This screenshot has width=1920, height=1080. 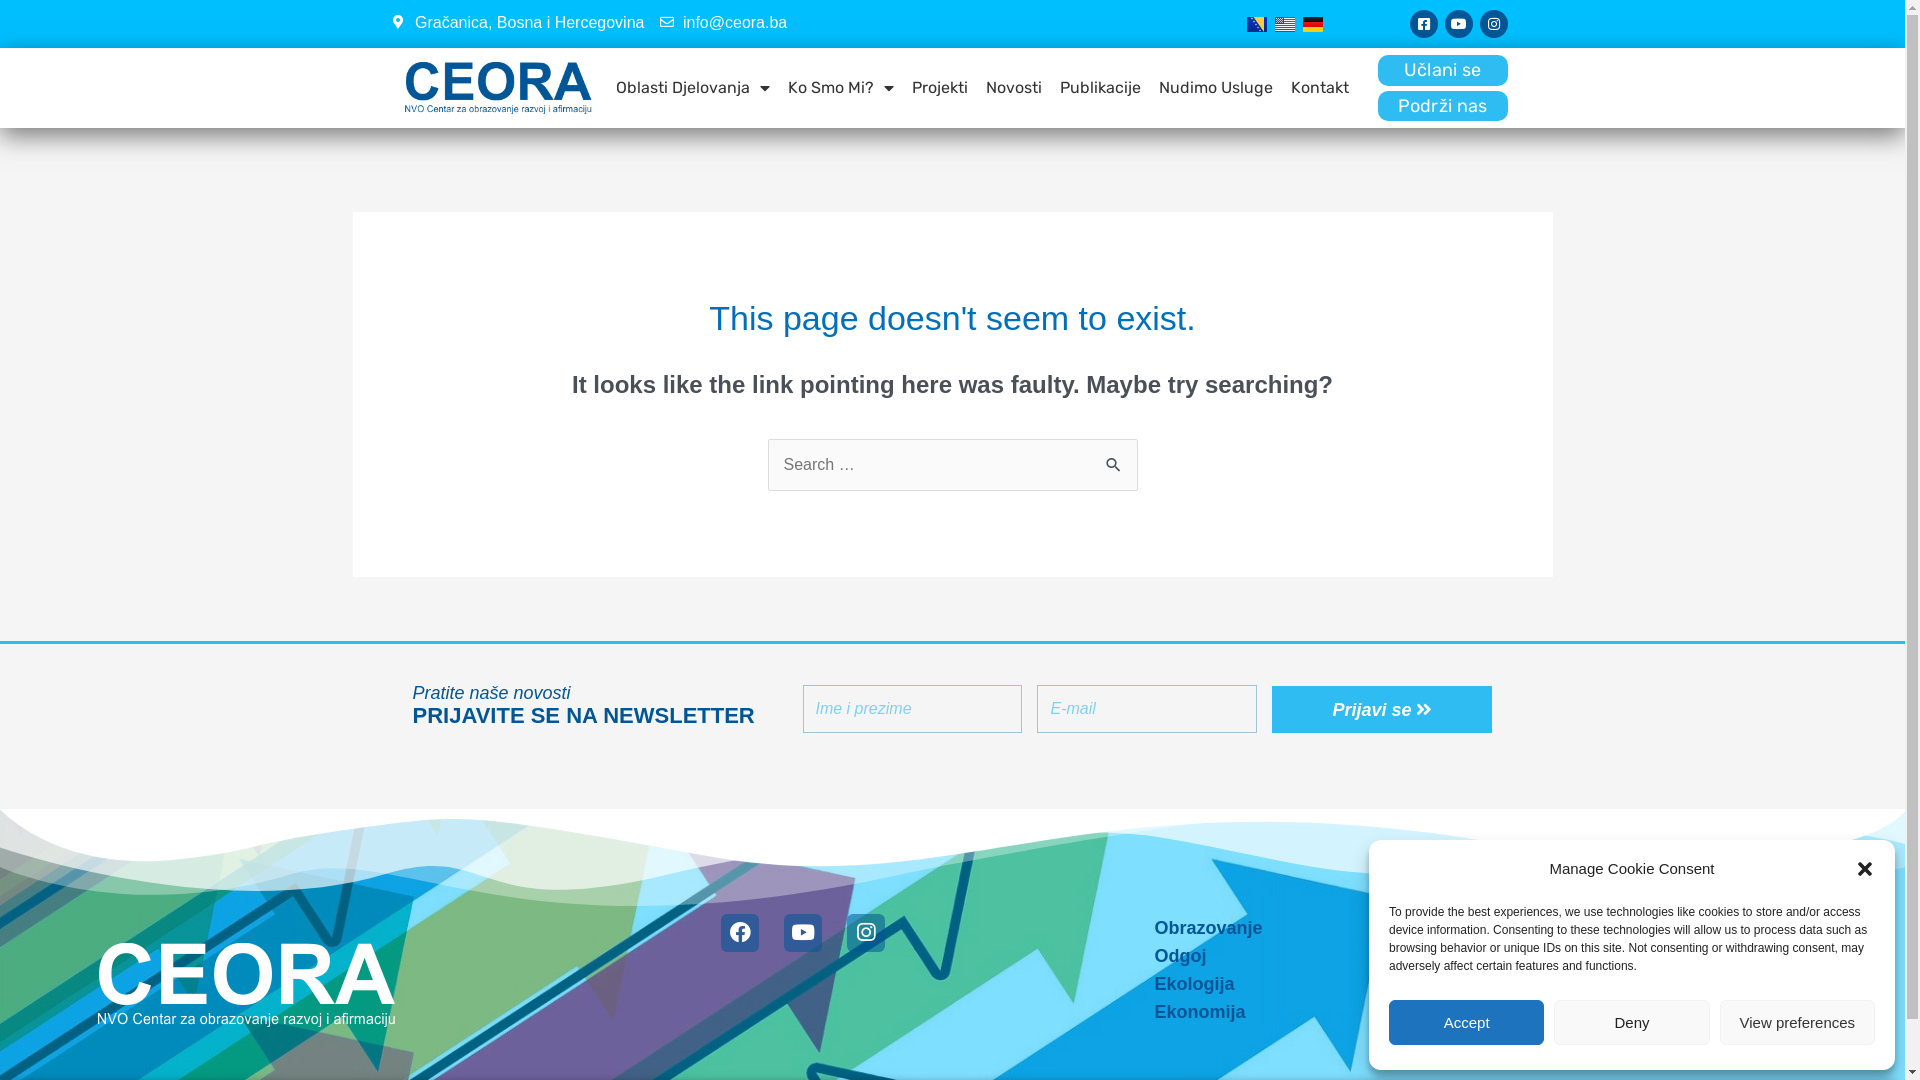 What do you see at coordinates (722, 23) in the screenshot?
I see `'info@ceora.ba'` at bounding box center [722, 23].